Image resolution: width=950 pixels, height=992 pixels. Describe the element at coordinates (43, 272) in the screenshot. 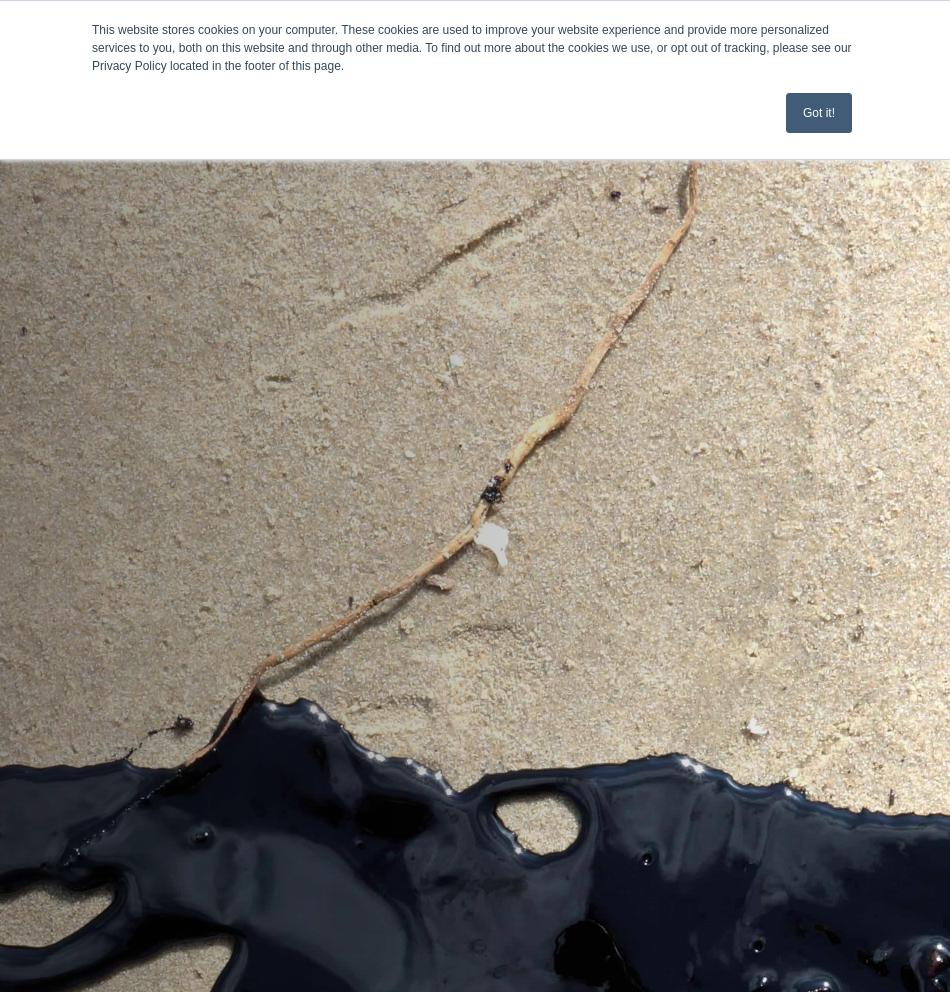

I see `'Events'` at that location.